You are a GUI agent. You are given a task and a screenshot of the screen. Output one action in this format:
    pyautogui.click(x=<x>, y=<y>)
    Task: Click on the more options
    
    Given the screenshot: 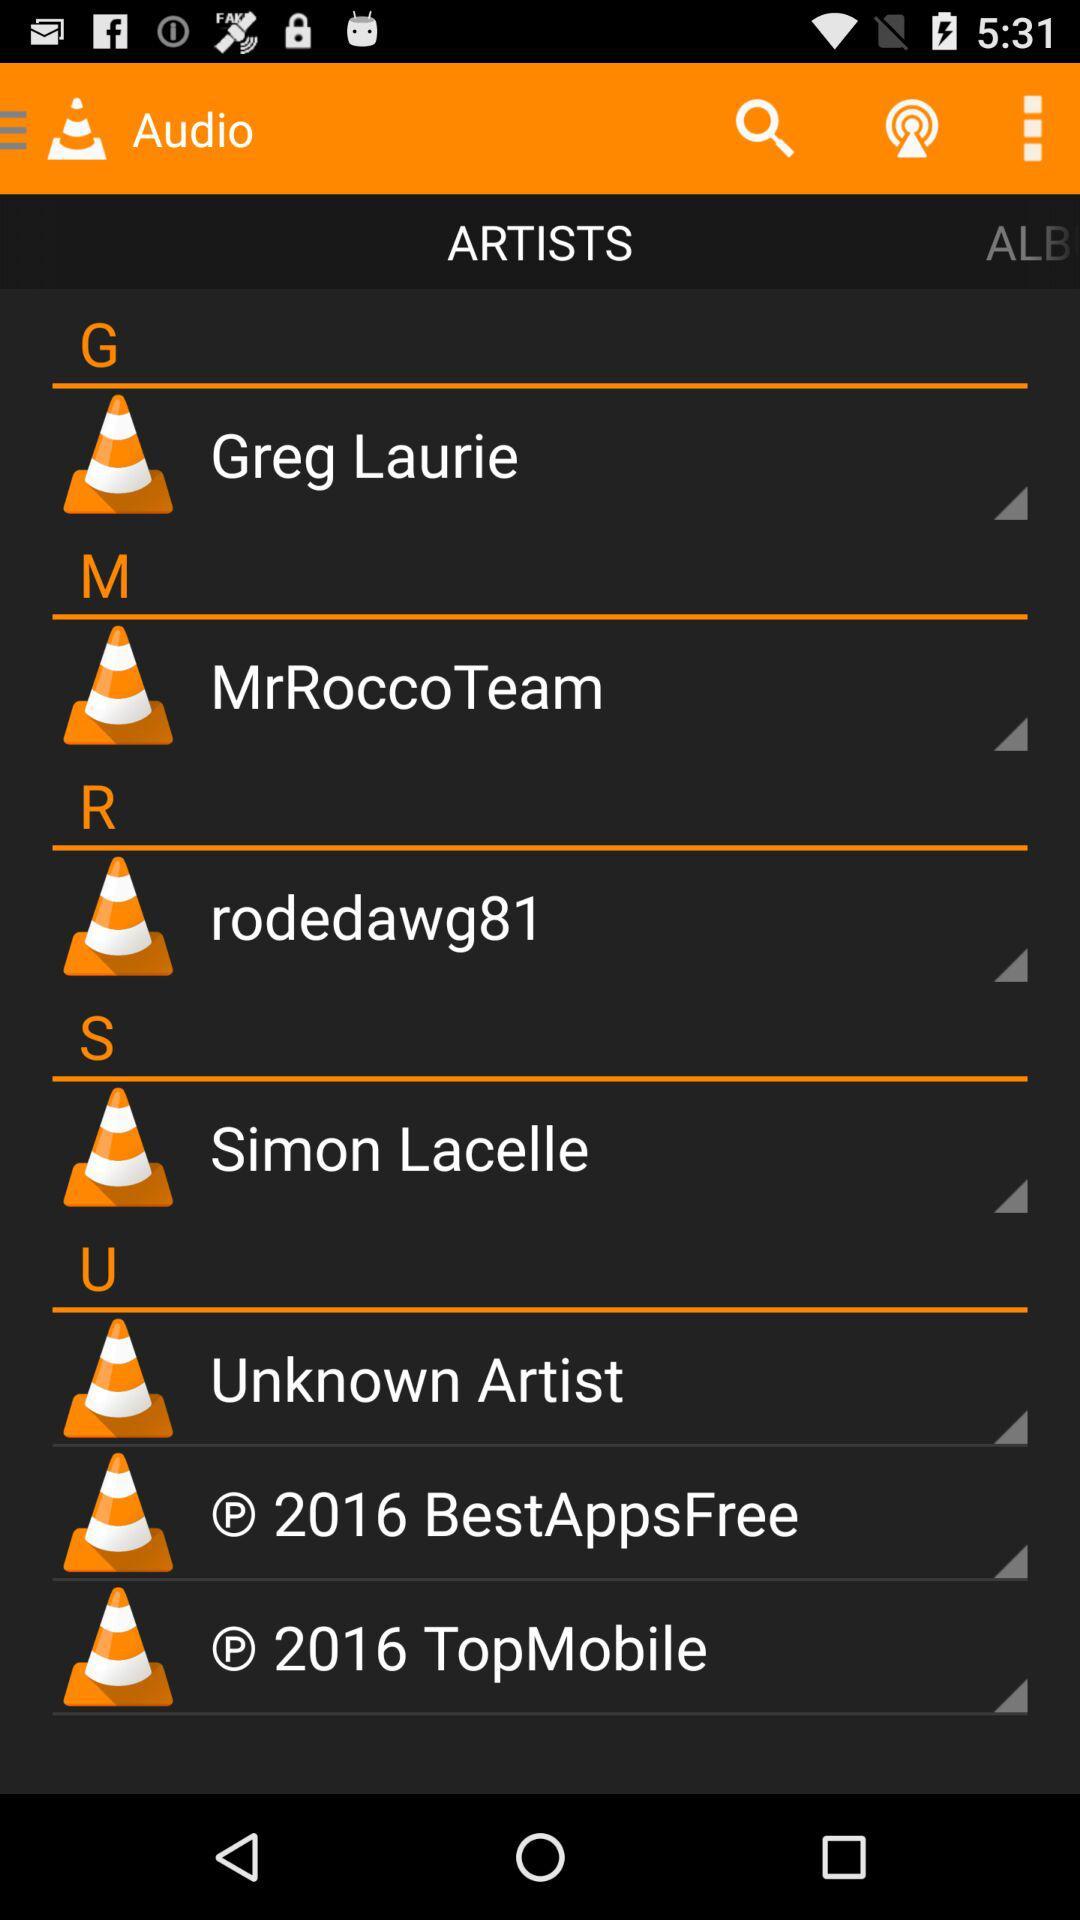 What is the action you would take?
    pyautogui.click(x=975, y=1526)
    